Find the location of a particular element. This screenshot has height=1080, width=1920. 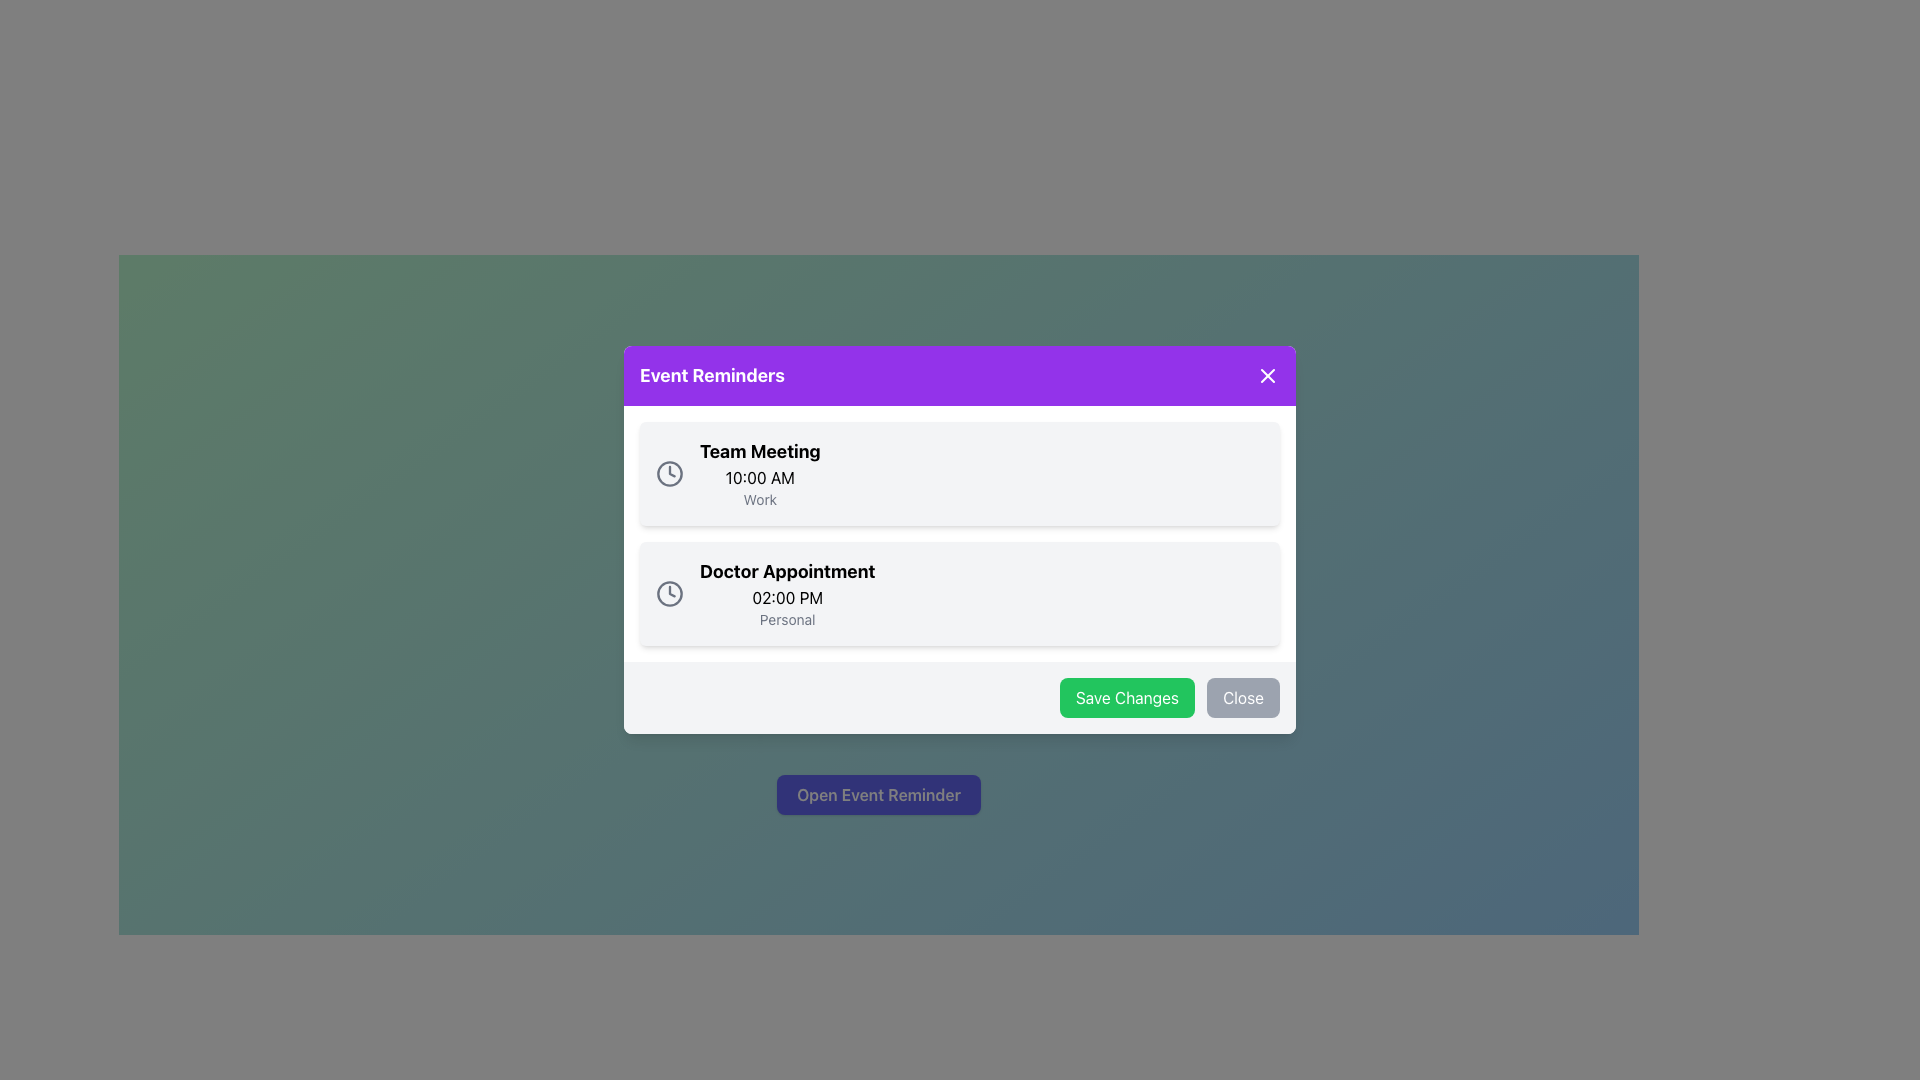

the clock icon representing the 'Doctor Appointment' reminder, which is located in the second row of the list within the modal is located at coordinates (670, 593).